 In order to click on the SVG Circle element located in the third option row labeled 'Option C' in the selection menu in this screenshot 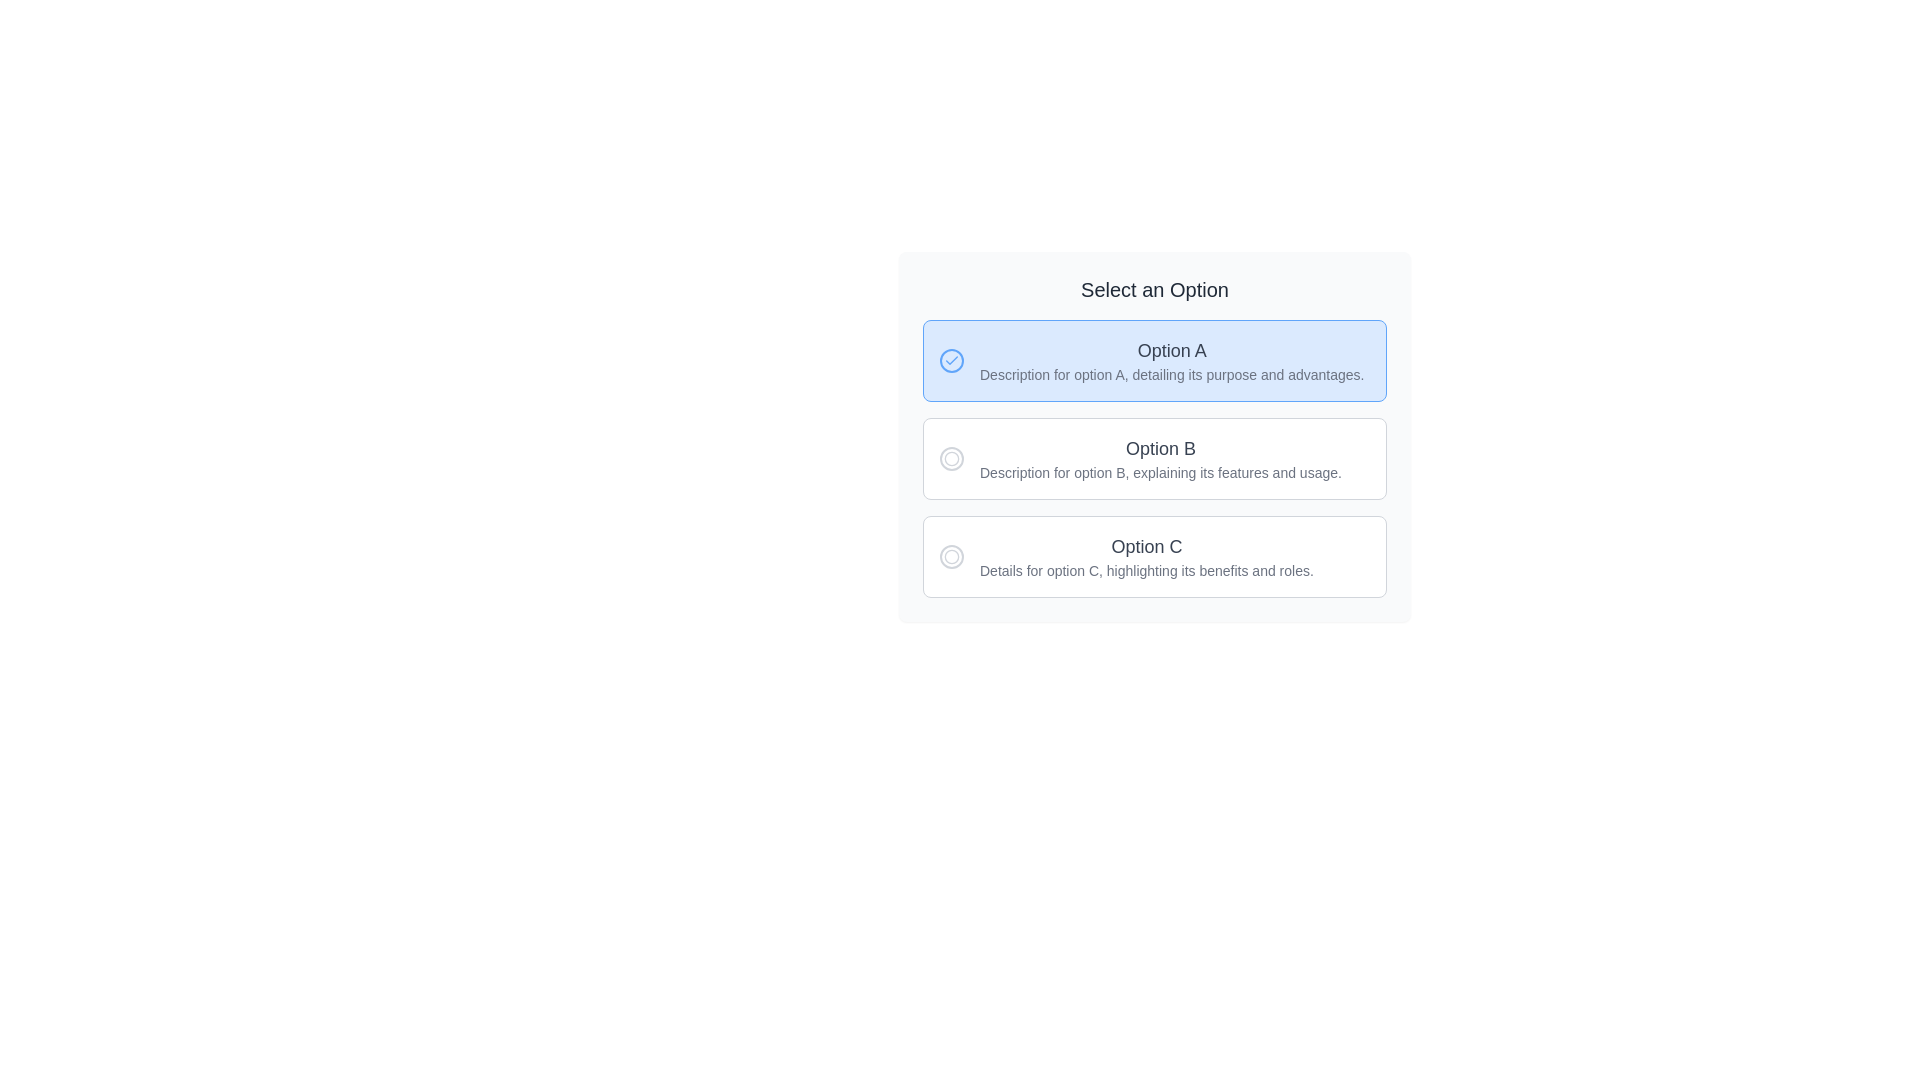, I will do `click(950, 556)`.